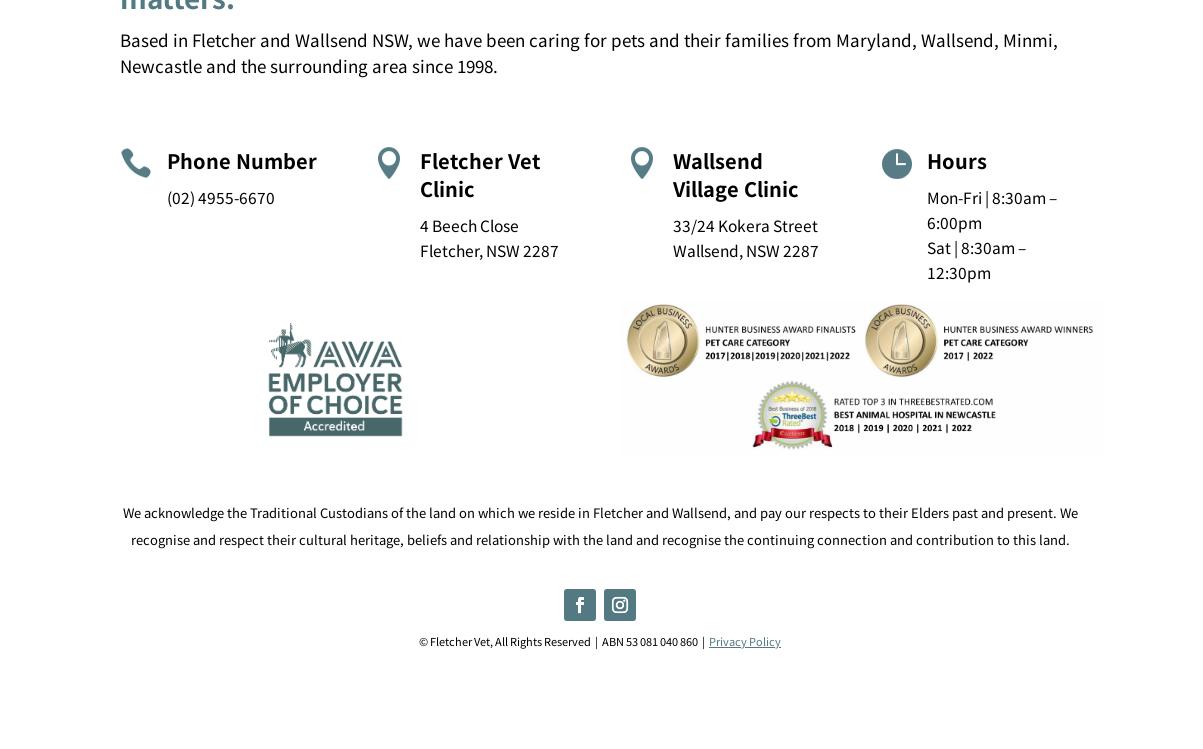 The image size is (1203, 749). What do you see at coordinates (734, 173) in the screenshot?
I see `'Wallsend Village Clinic'` at bounding box center [734, 173].